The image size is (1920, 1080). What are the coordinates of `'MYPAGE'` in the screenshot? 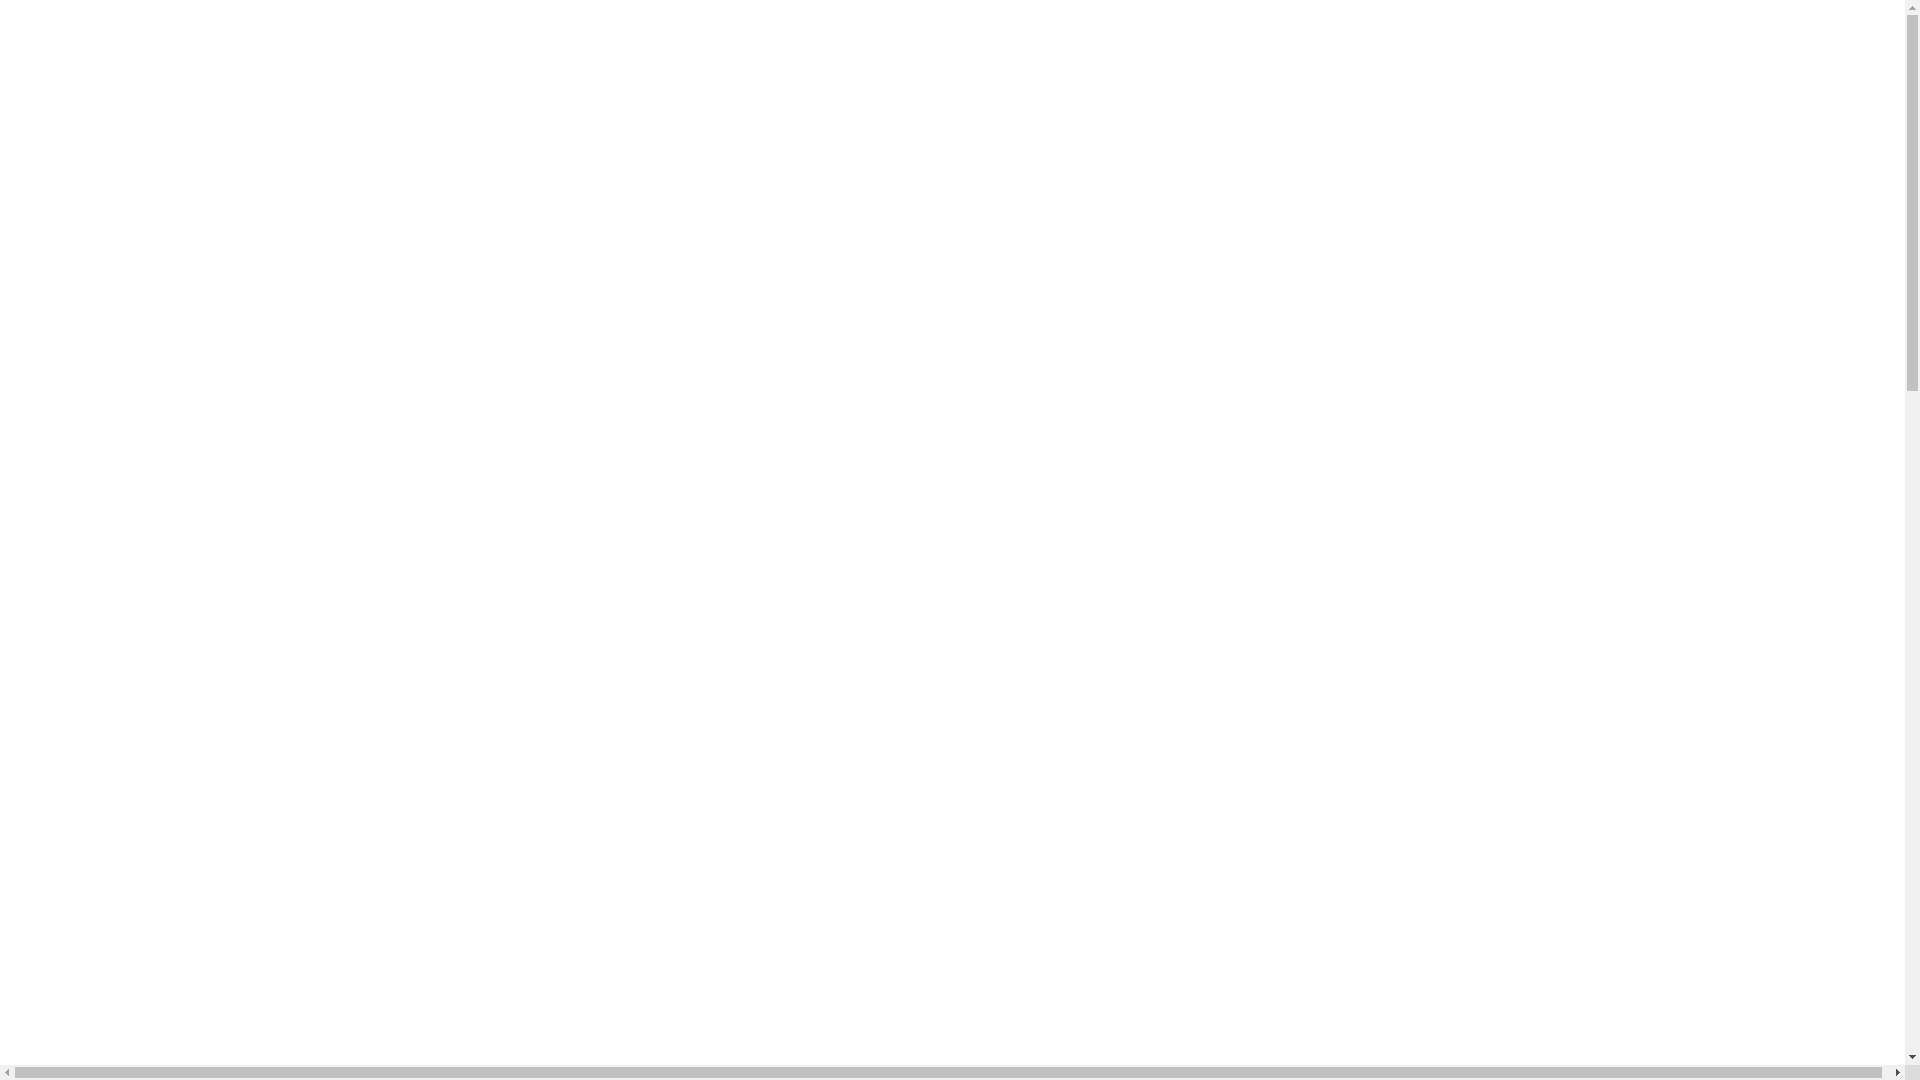 It's located at (48, 157).